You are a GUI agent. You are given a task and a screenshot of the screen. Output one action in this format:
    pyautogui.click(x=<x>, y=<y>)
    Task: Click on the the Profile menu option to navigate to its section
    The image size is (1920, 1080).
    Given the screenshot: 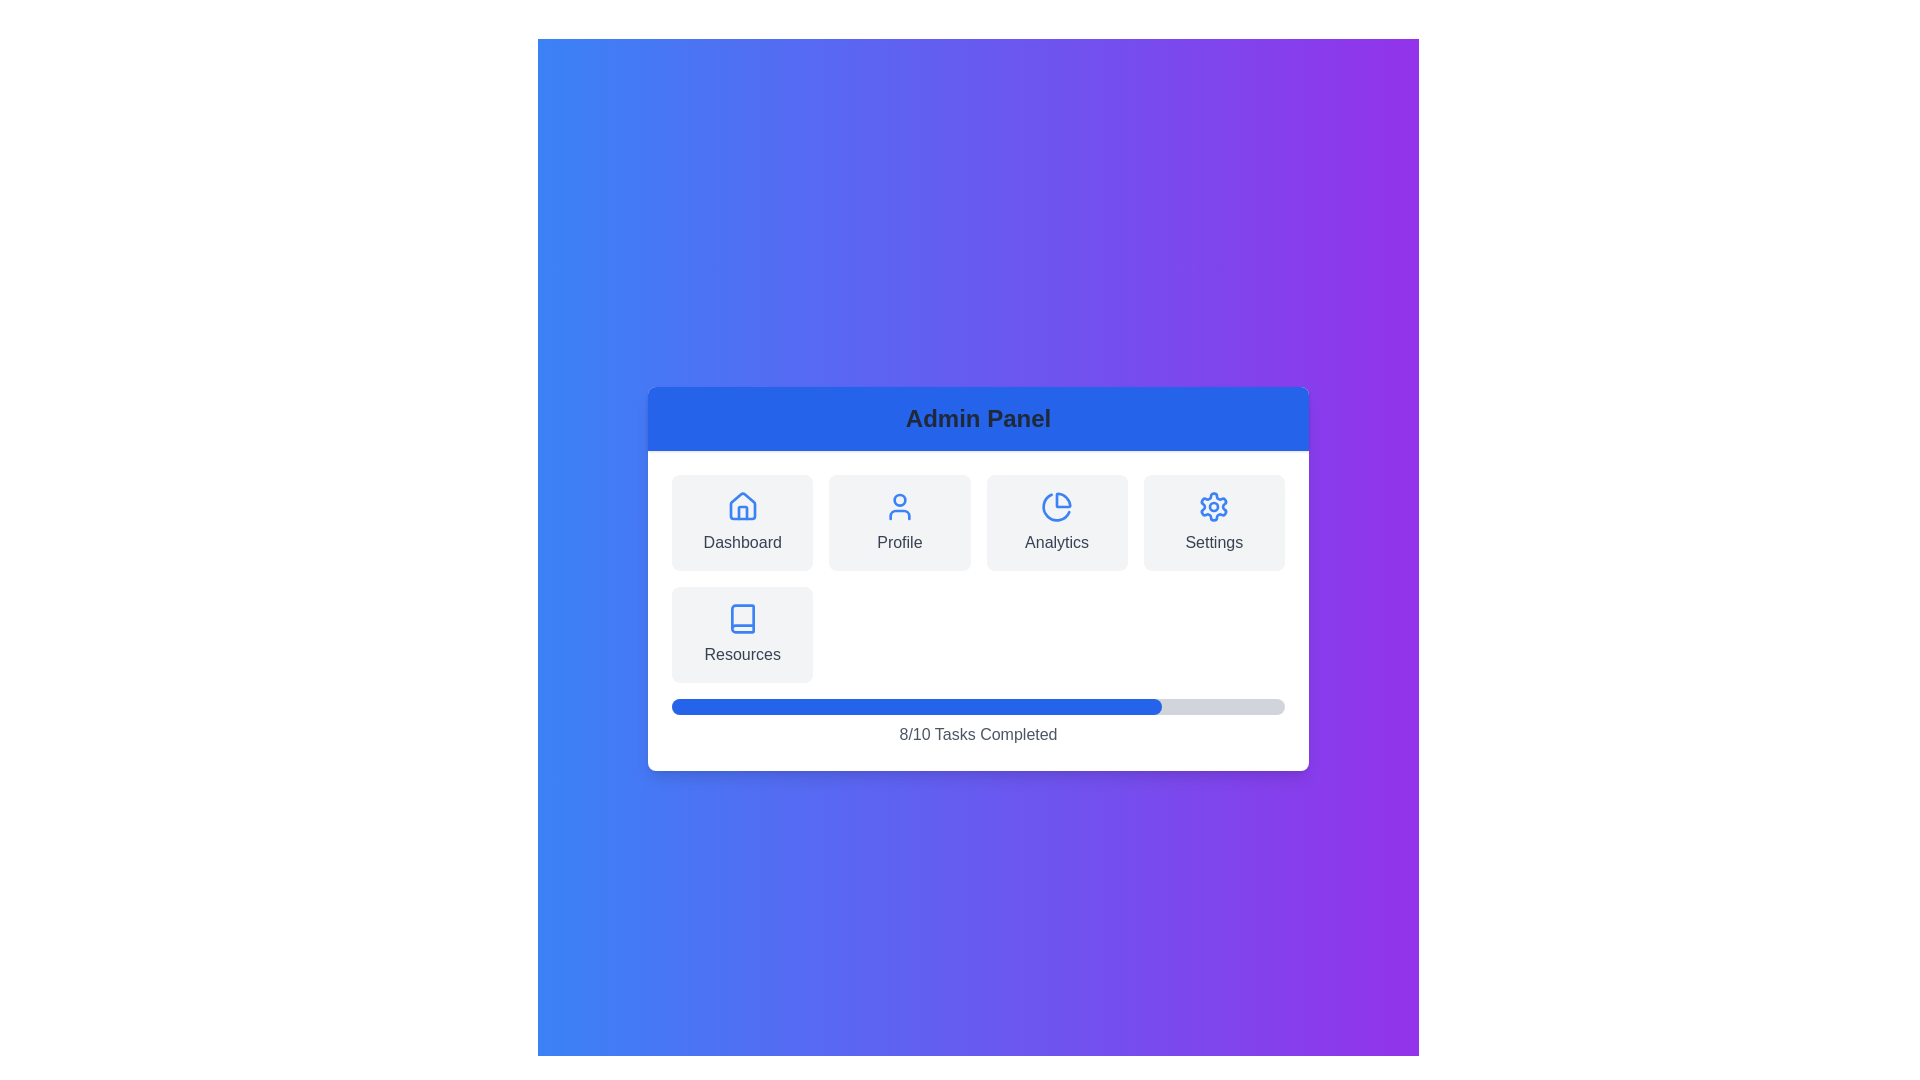 What is the action you would take?
    pyautogui.click(x=897, y=522)
    